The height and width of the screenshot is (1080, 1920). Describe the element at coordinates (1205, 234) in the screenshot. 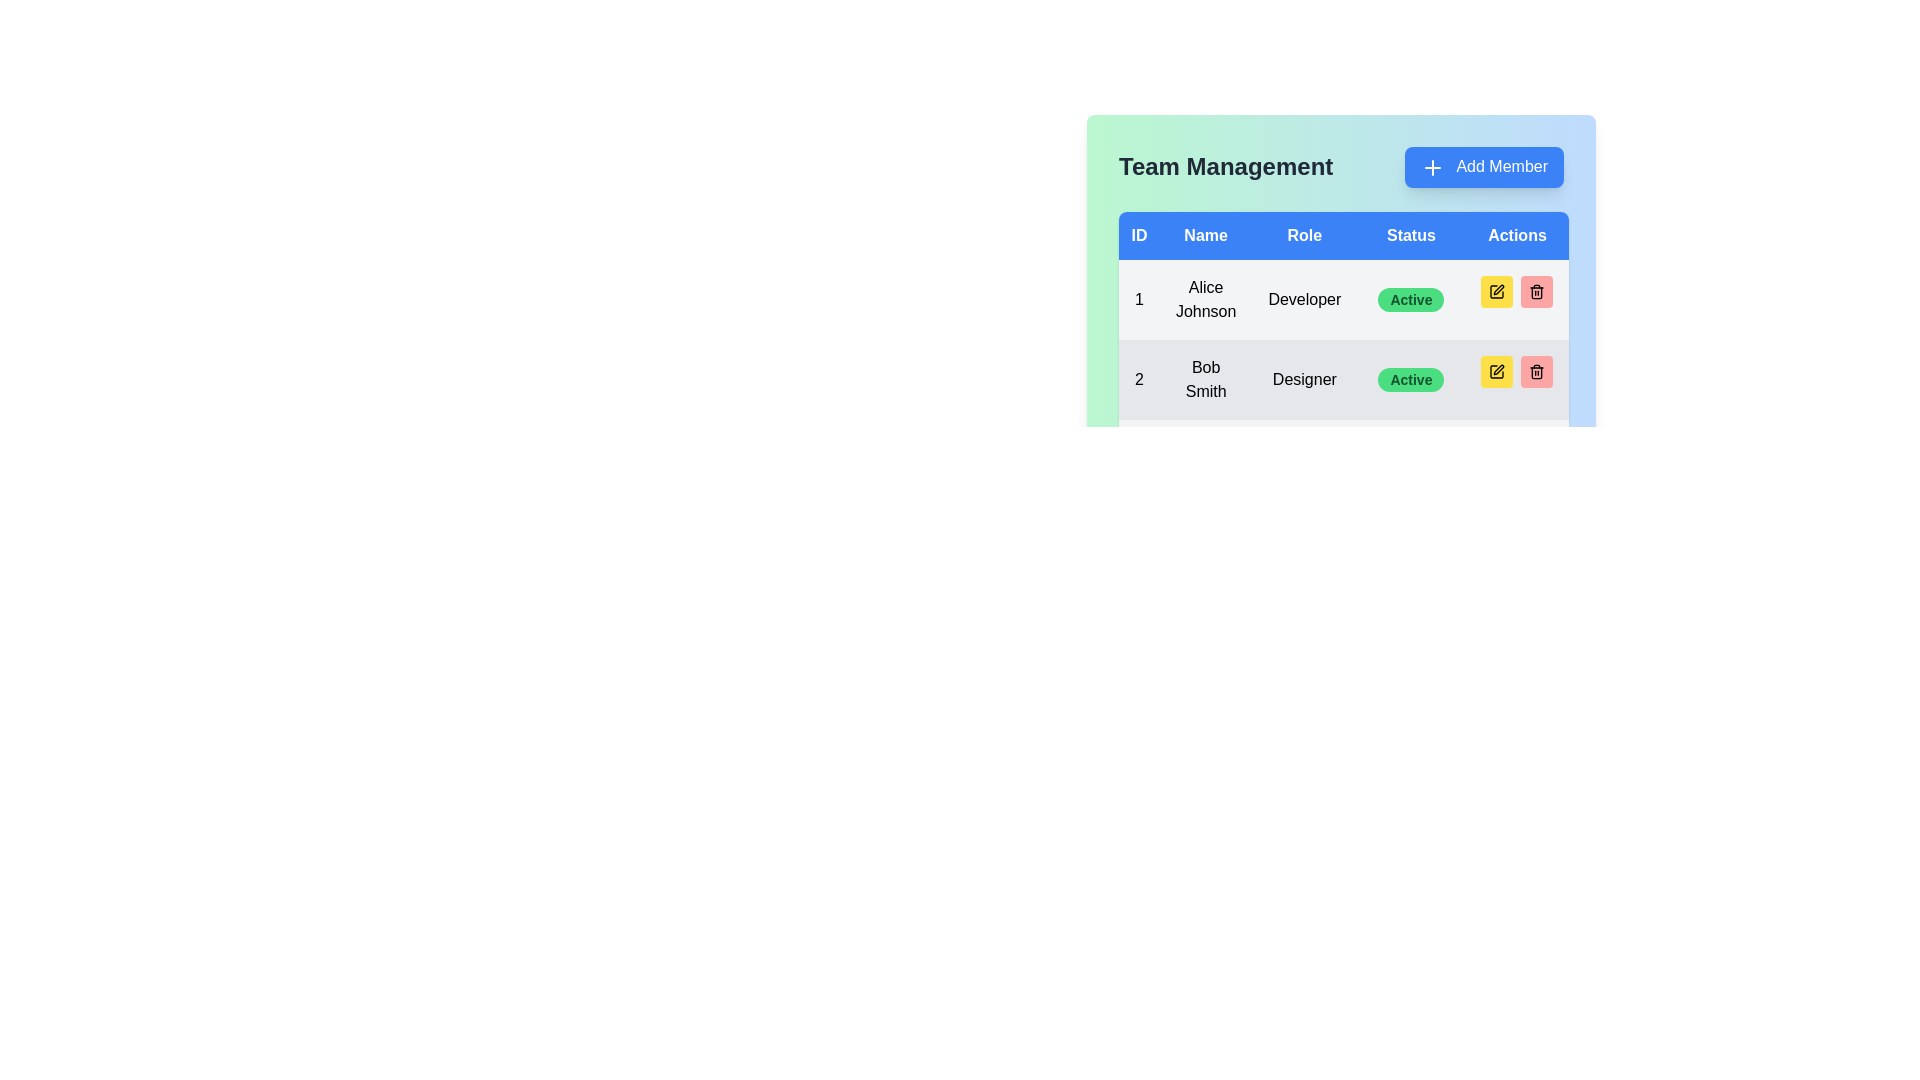

I see `the 'Name' text label in the table header, which is a bold rectangular text block with a blue background and white text, located between the 'ID' and 'Role' headers in the 'Team Management' section` at that location.